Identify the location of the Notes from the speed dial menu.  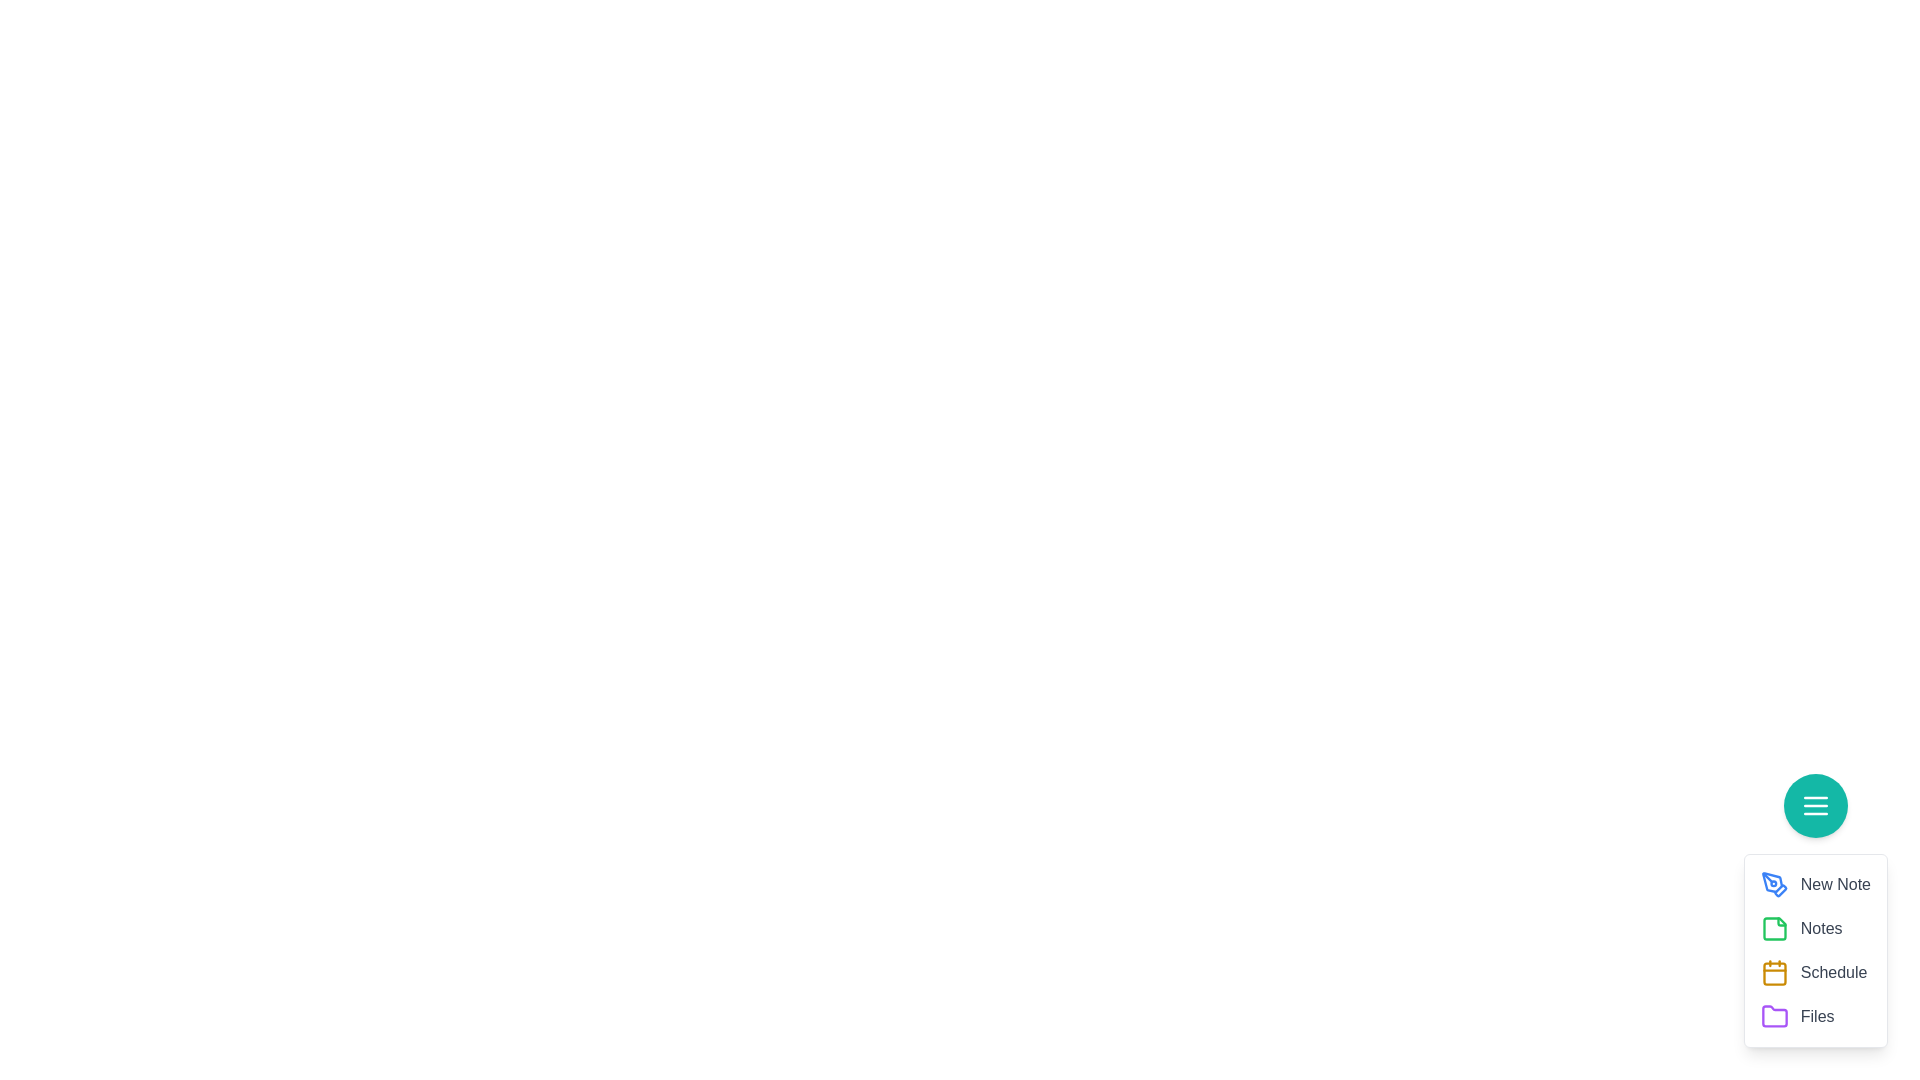
(1774, 929).